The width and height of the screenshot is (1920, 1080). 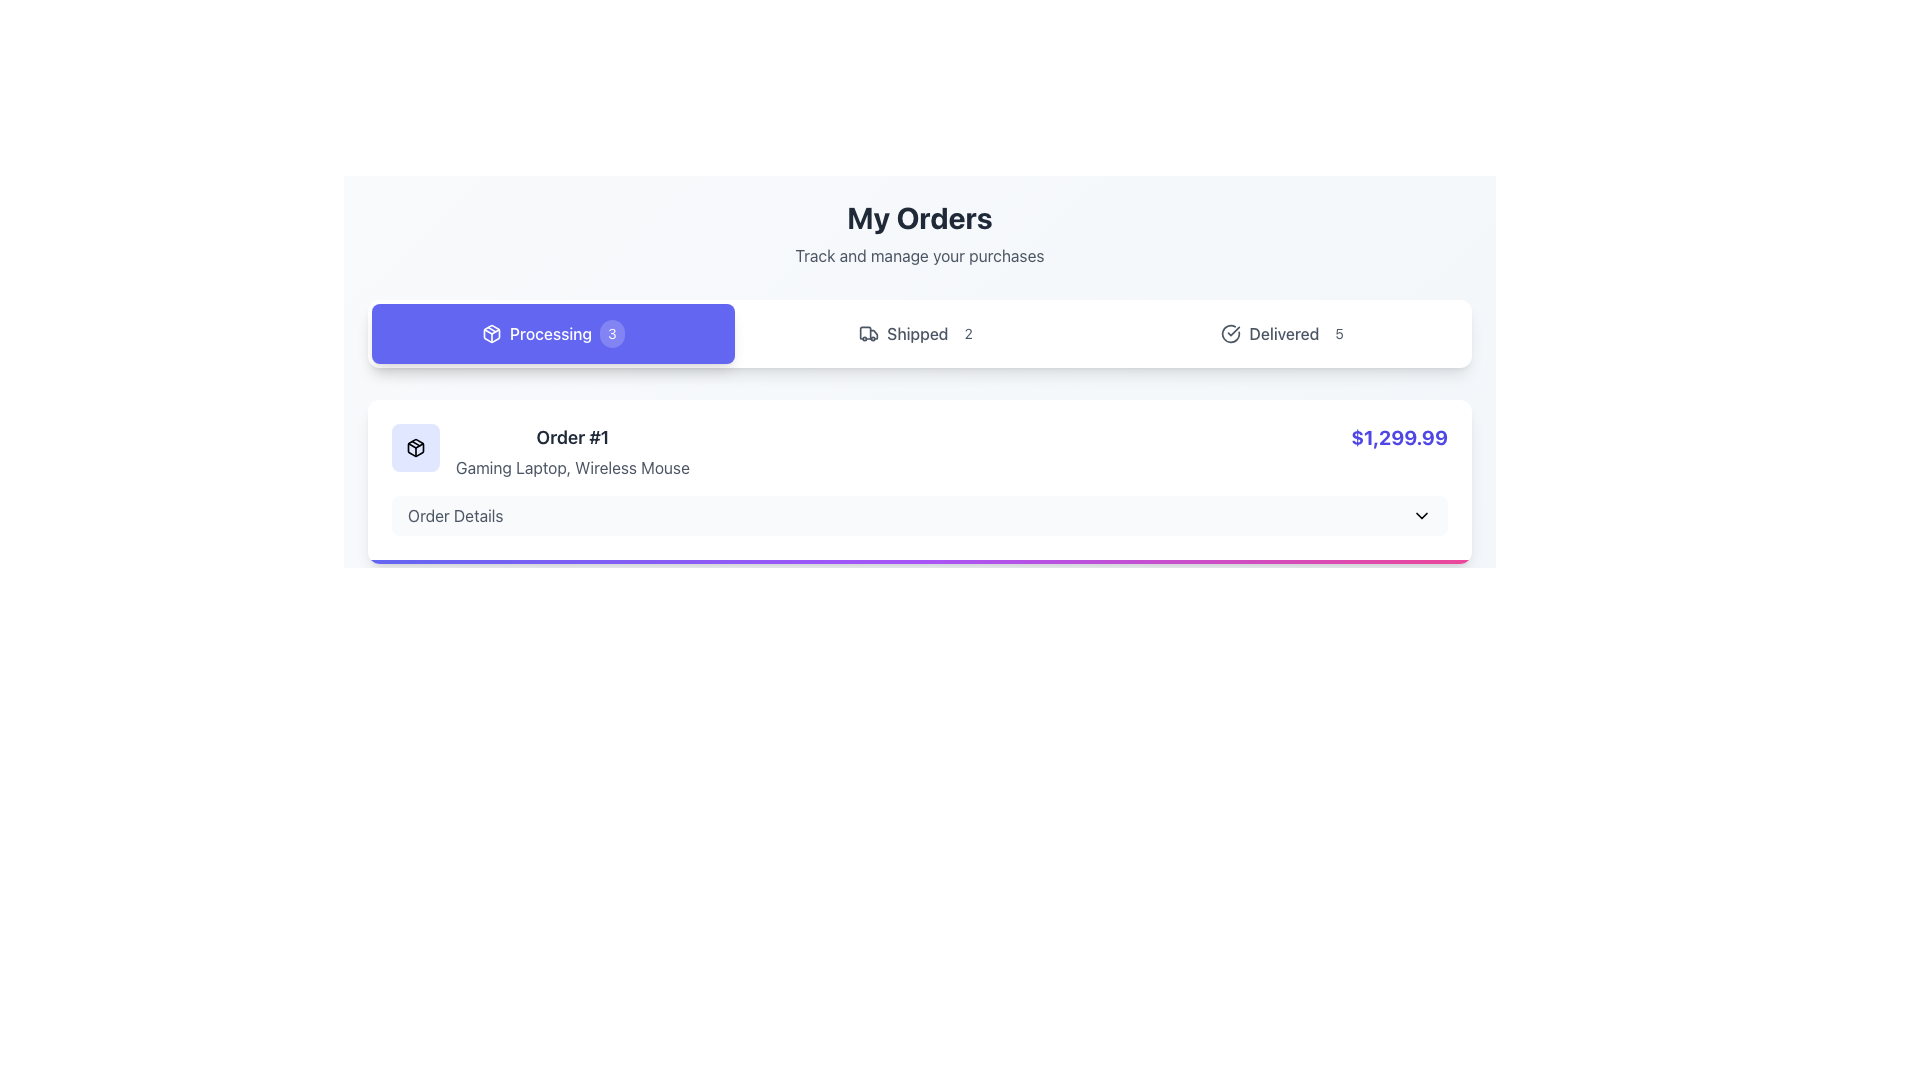 I want to click on the 'Shipped' status in the Status navigation panel, so click(x=919, y=333).